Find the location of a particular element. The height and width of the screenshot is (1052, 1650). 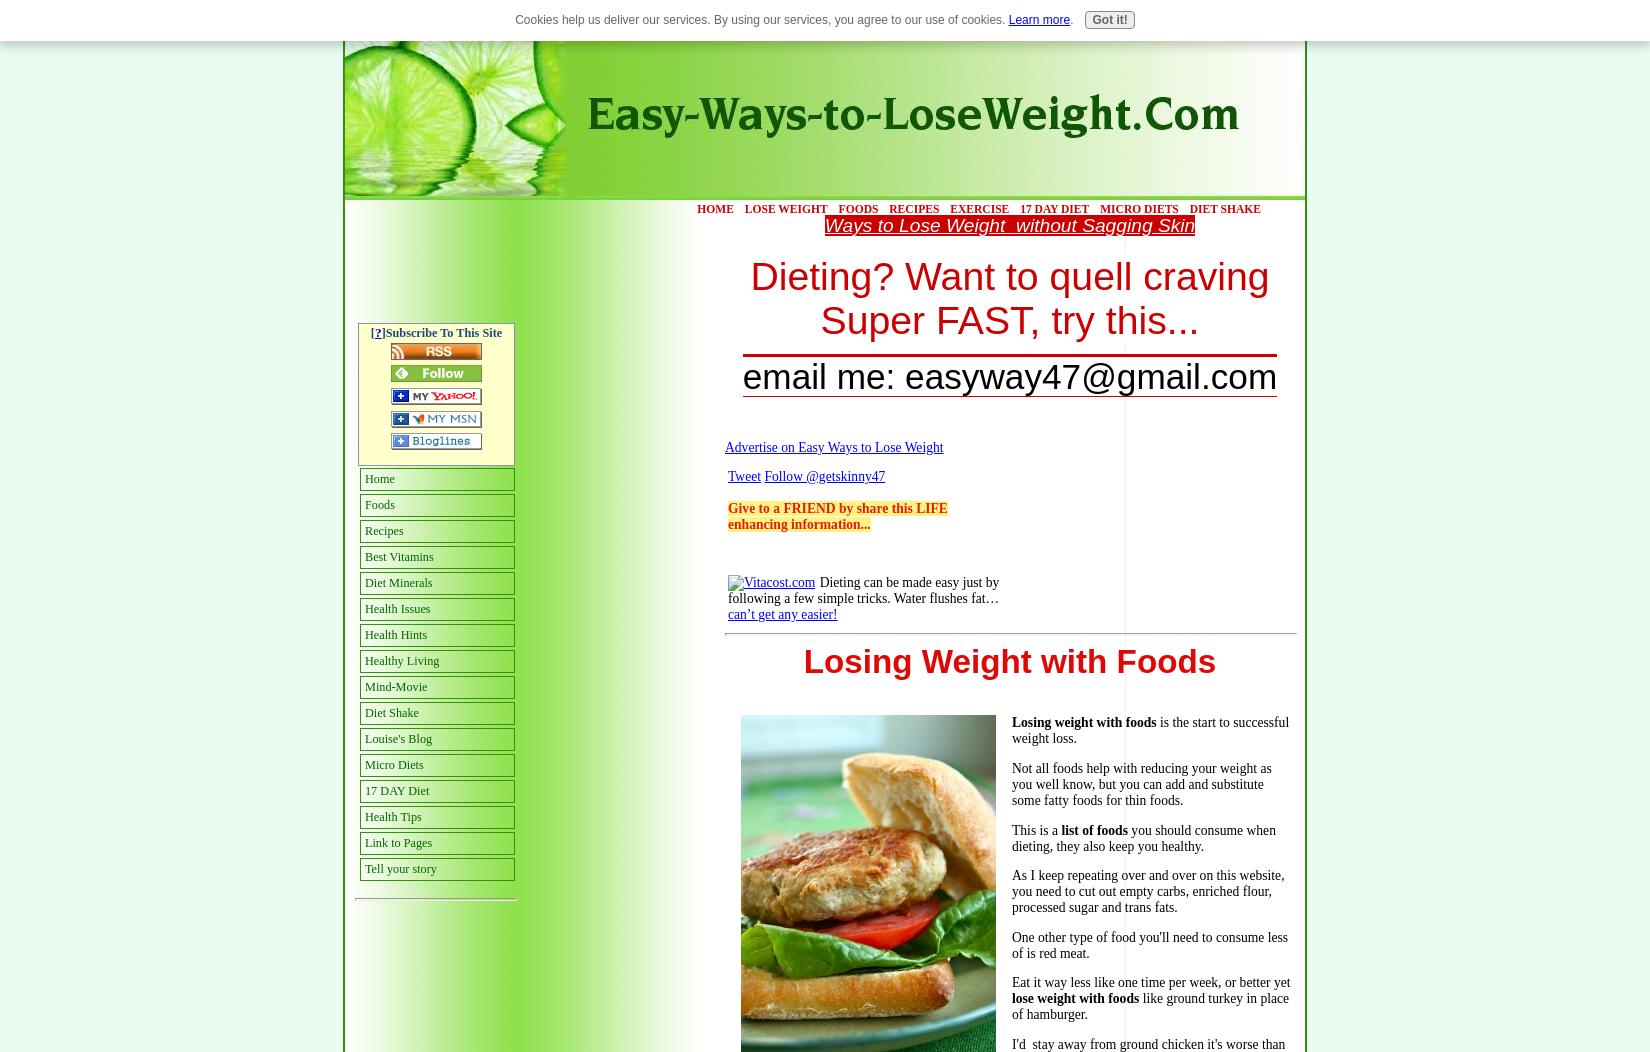

'Cookies help us deliver our services. By using our services, you agree to our use of cookies.' is located at coordinates (760, 19).